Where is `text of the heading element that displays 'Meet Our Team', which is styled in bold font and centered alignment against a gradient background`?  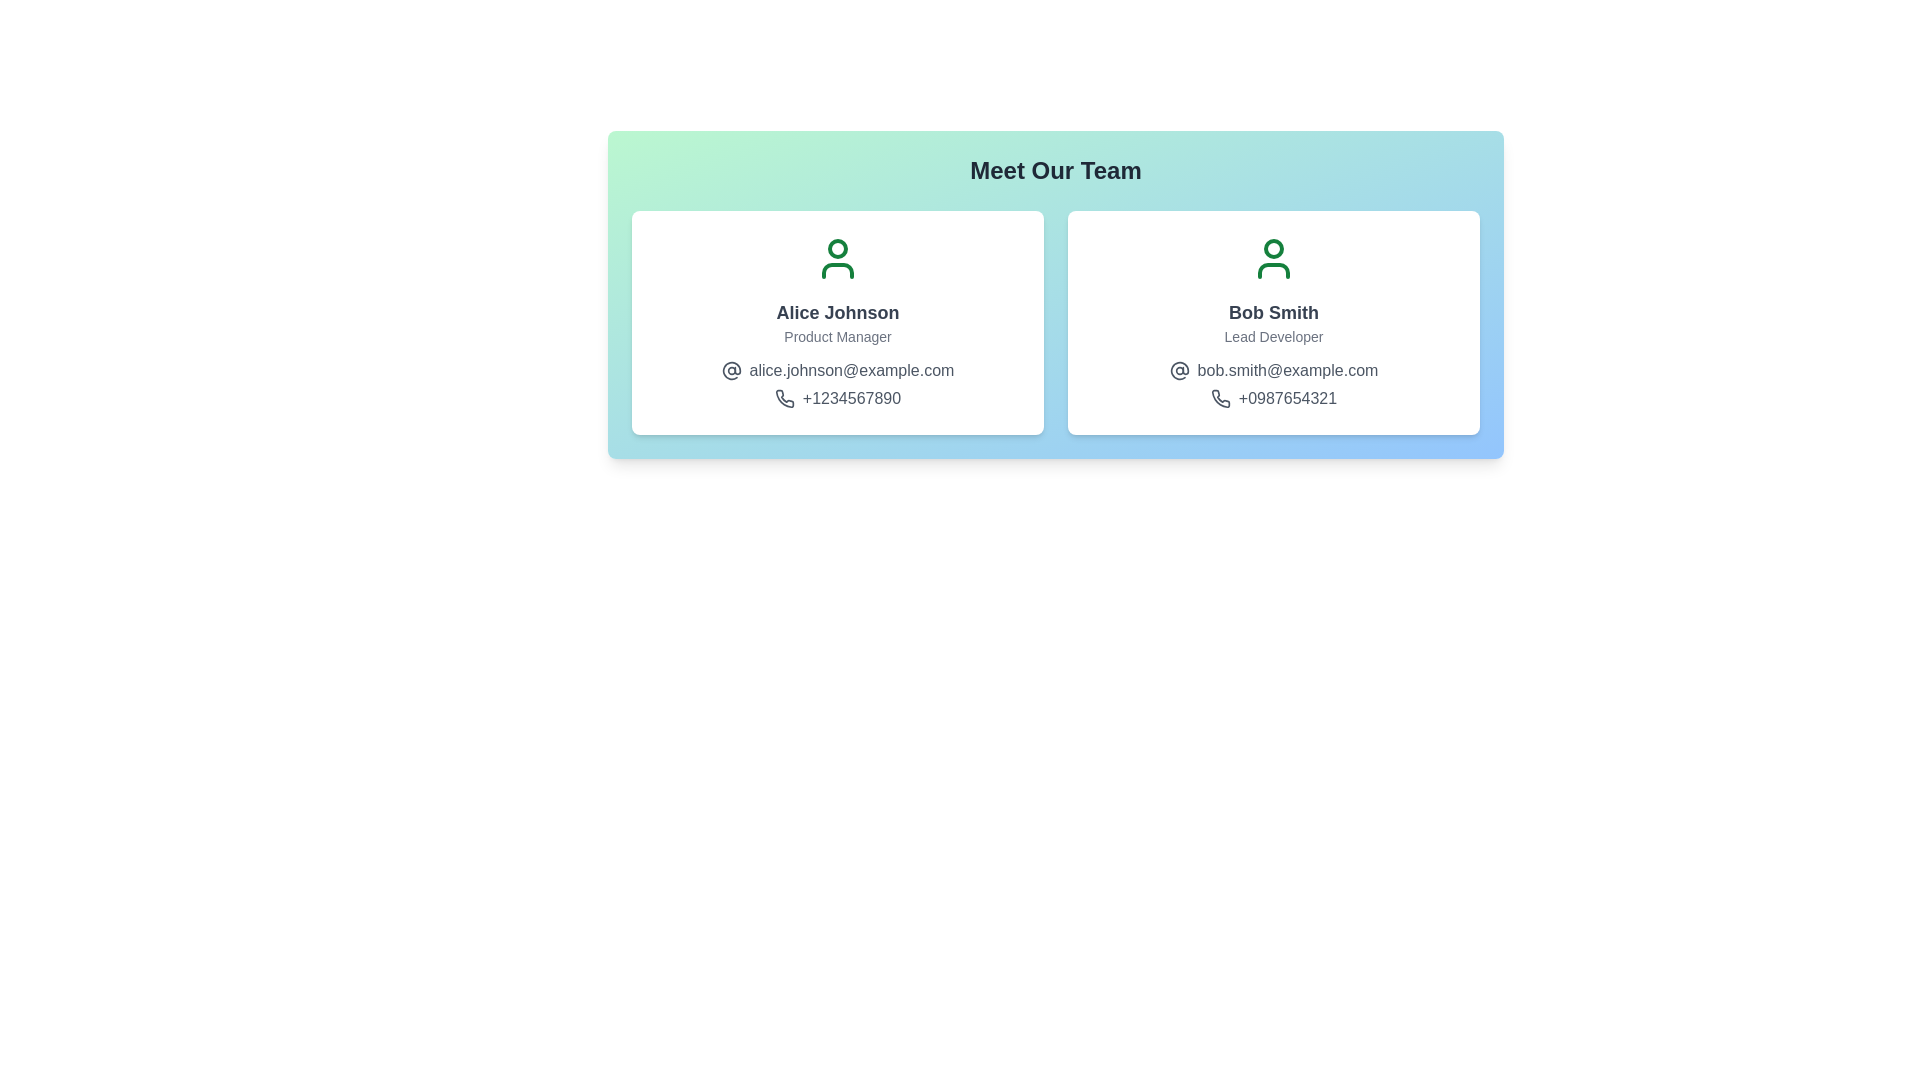
text of the heading element that displays 'Meet Our Team', which is styled in bold font and centered alignment against a gradient background is located at coordinates (1055, 169).